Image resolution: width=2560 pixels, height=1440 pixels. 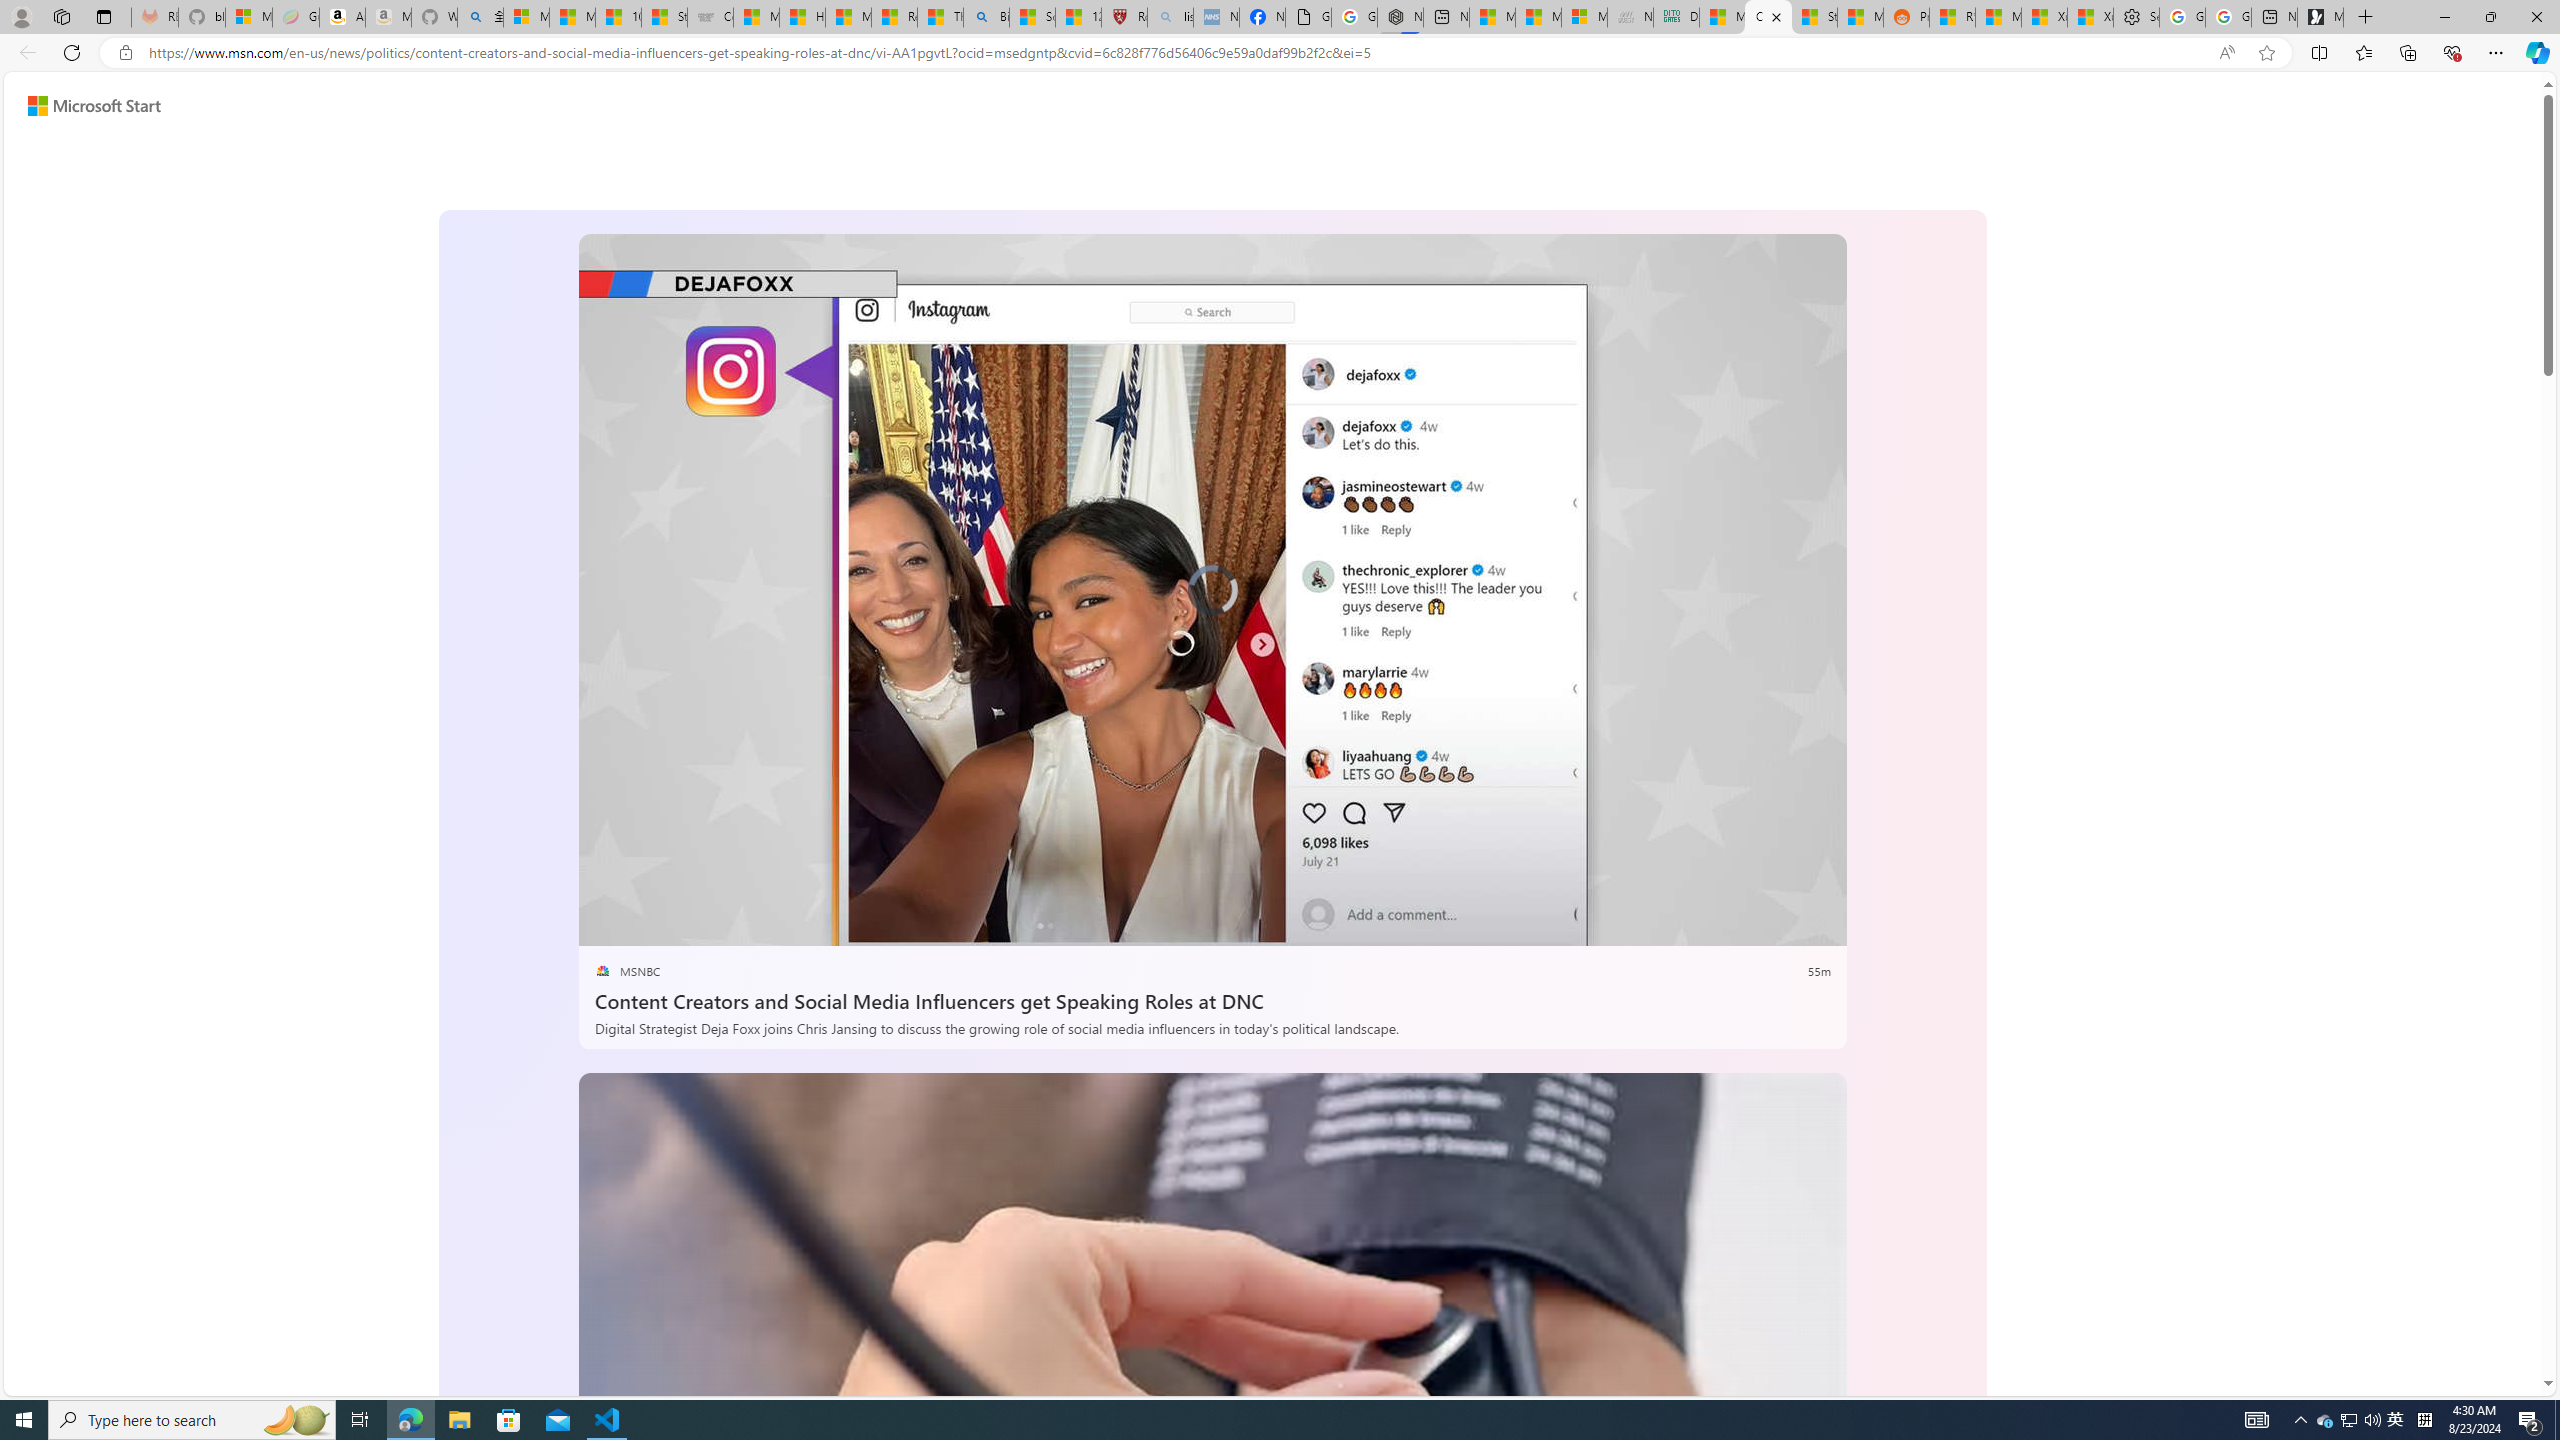 What do you see at coordinates (1737, 923) in the screenshot?
I see `'Captions'` at bounding box center [1737, 923].